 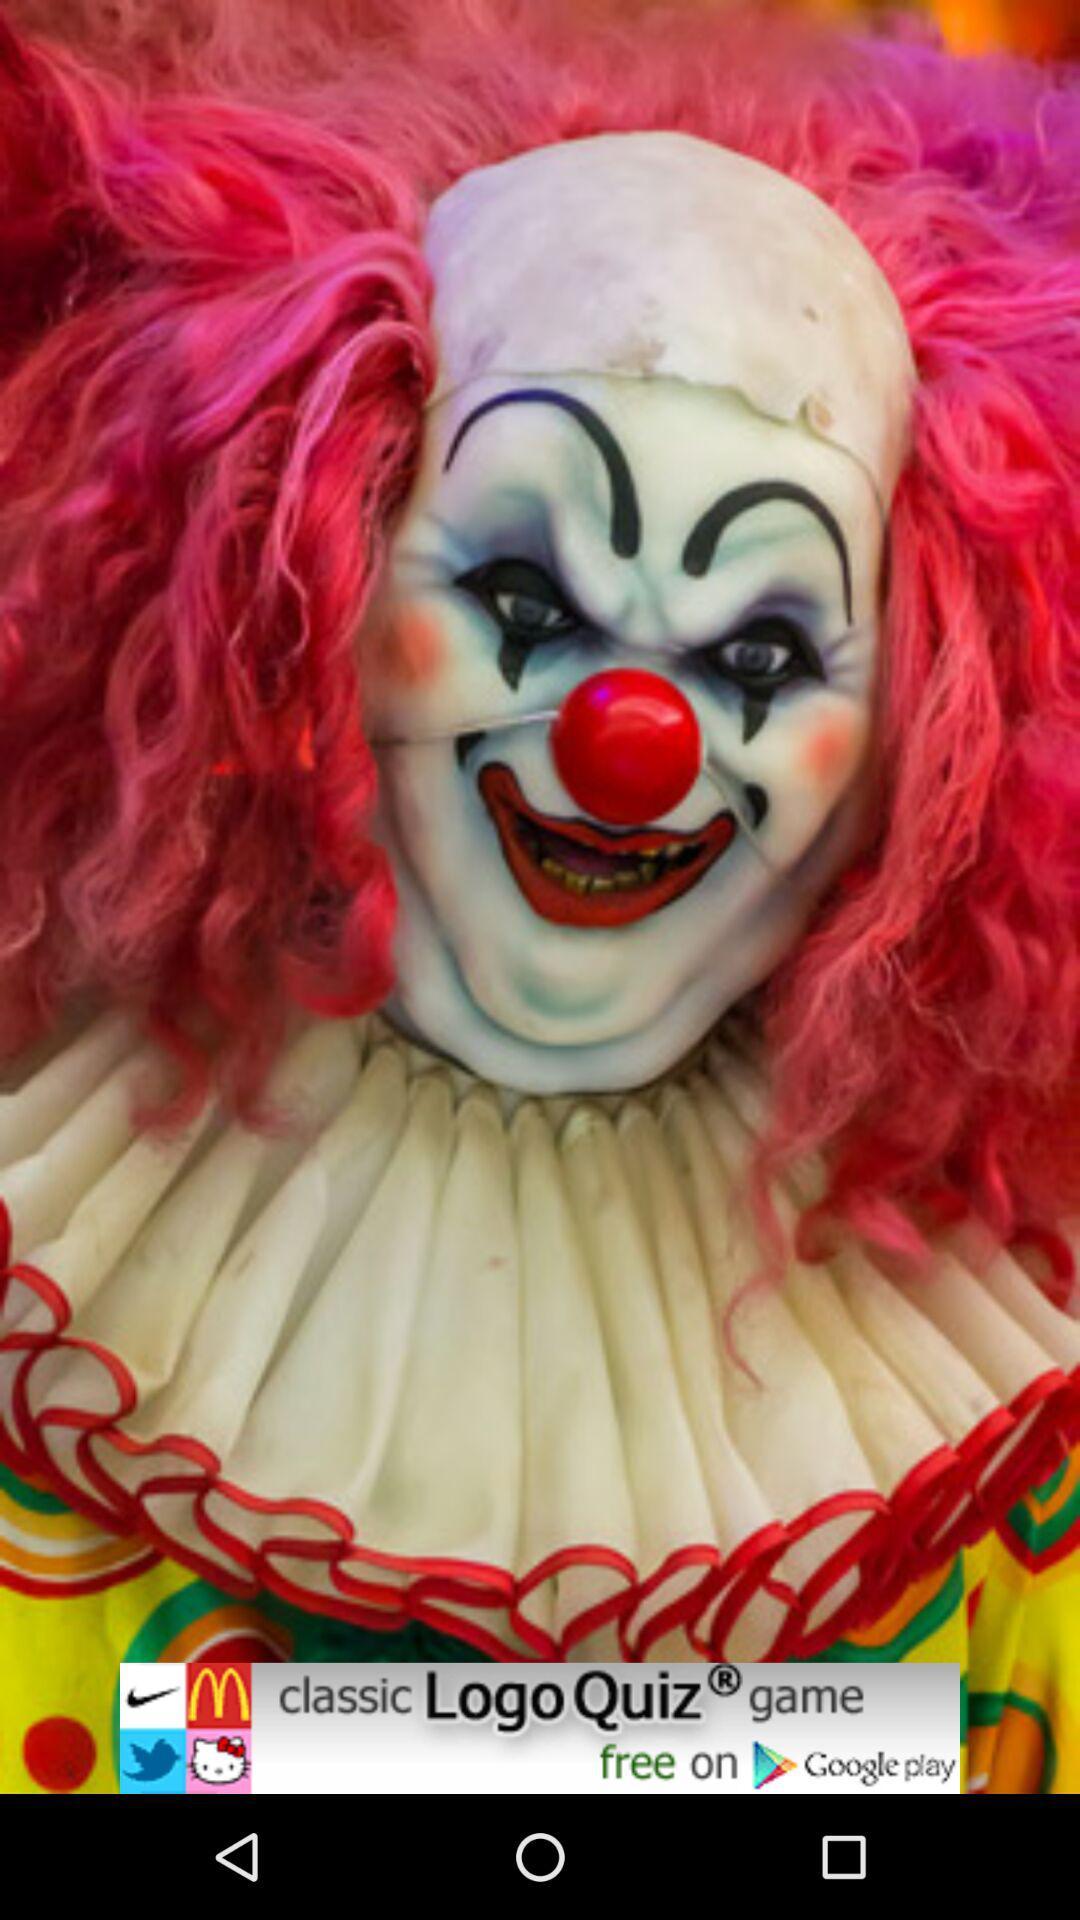 What do you see at coordinates (540, 1727) in the screenshot?
I see `click on game advertisement` at bounding box center [540, 1727].